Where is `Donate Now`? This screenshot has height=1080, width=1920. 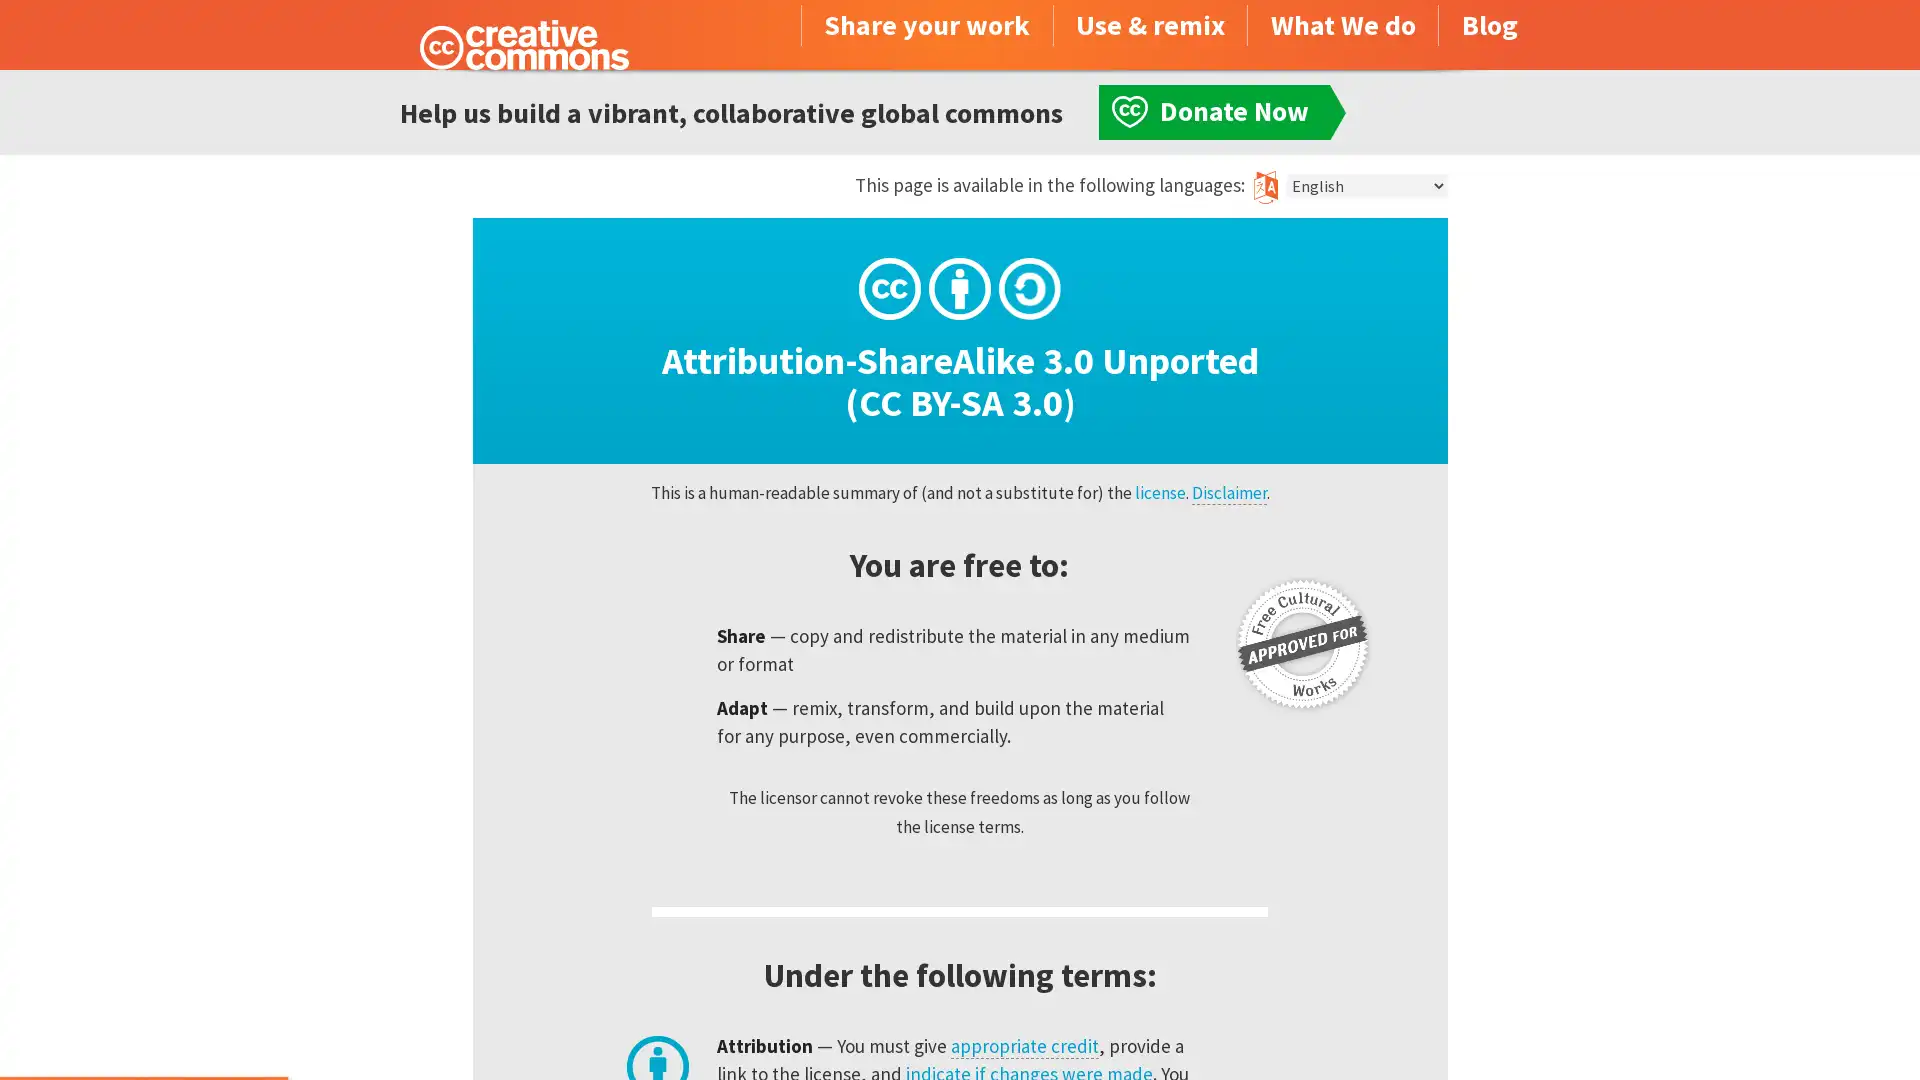
Donate Now is located at coordinates (143, 1026).